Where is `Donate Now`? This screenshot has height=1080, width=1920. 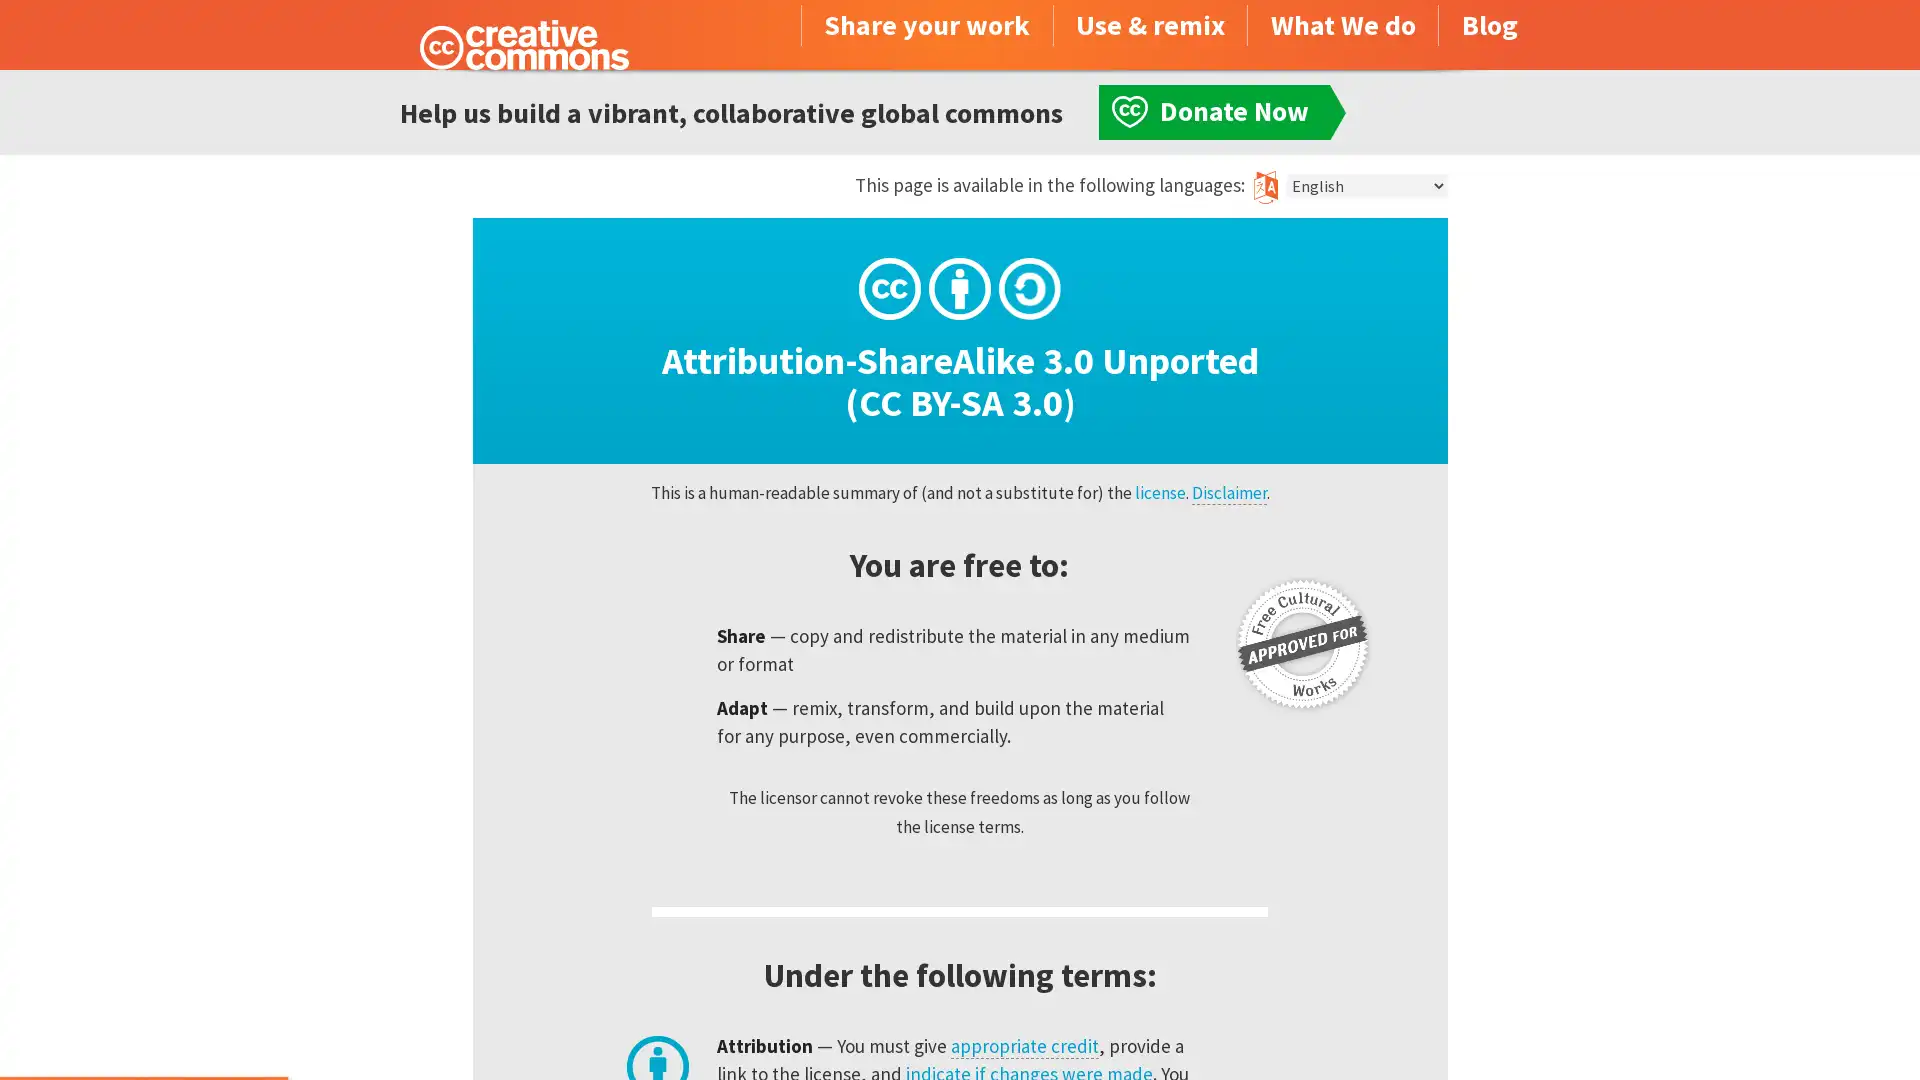
Donate Now is located at coordinates (143, 1026).